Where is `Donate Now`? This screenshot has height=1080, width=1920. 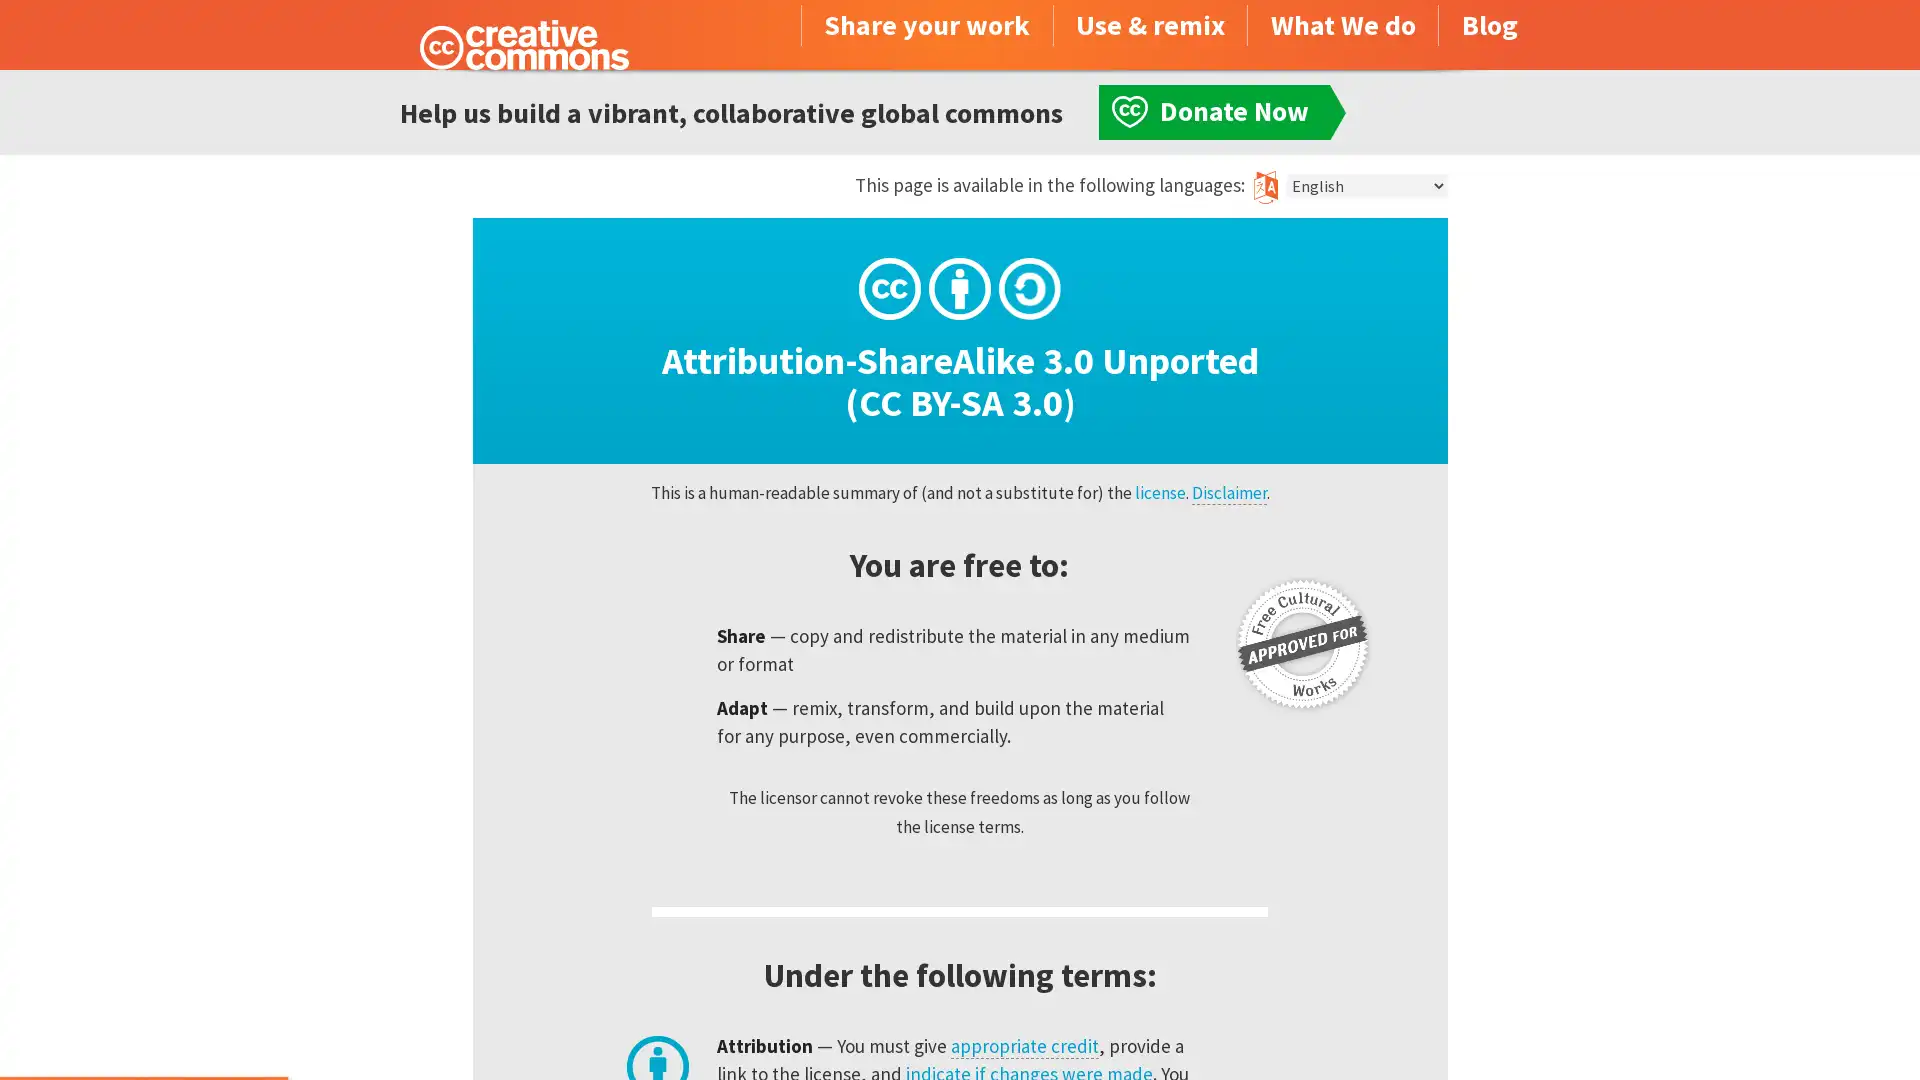
Donate Now is located at coordinates (143, 1026).